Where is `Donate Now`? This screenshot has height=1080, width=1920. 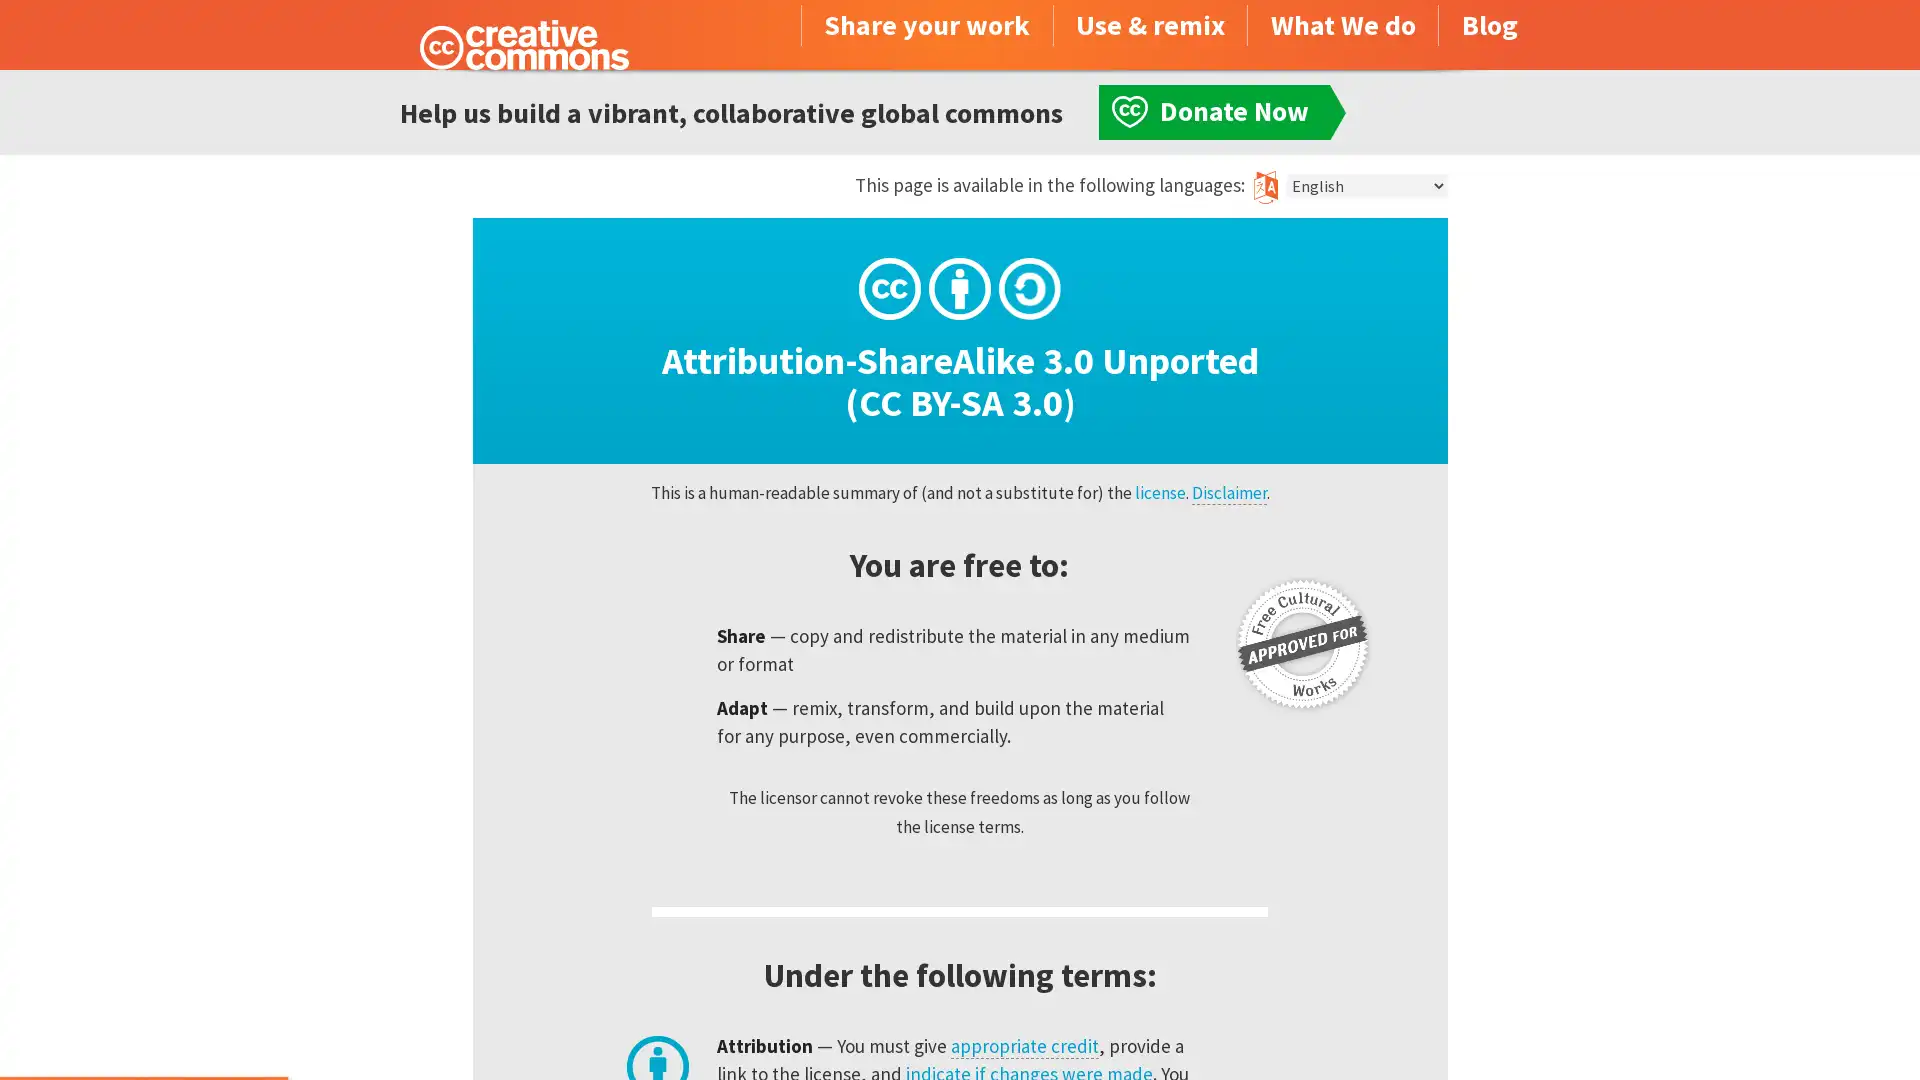
Donate Now is located at coordinates (143, 1026).